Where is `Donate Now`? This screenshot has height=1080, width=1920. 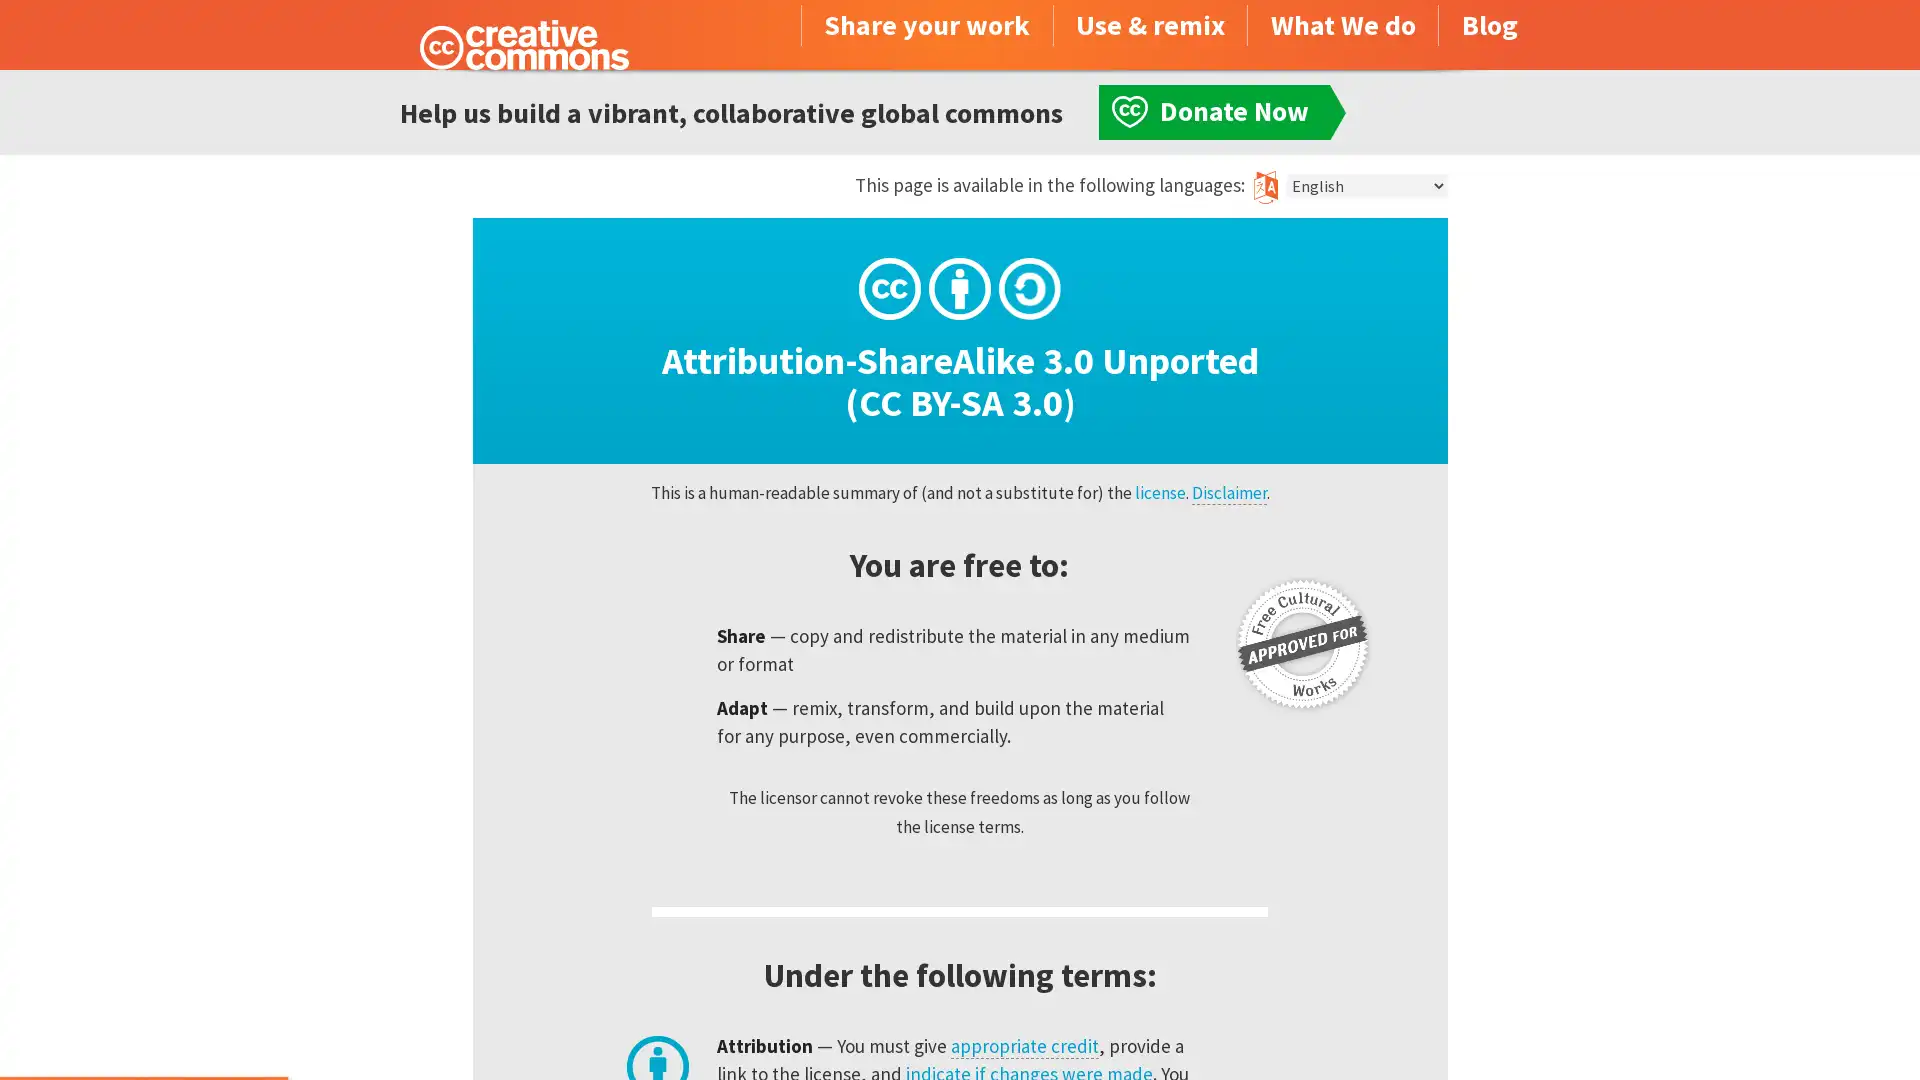
Donate Now is located at coordinates (143, 1026).